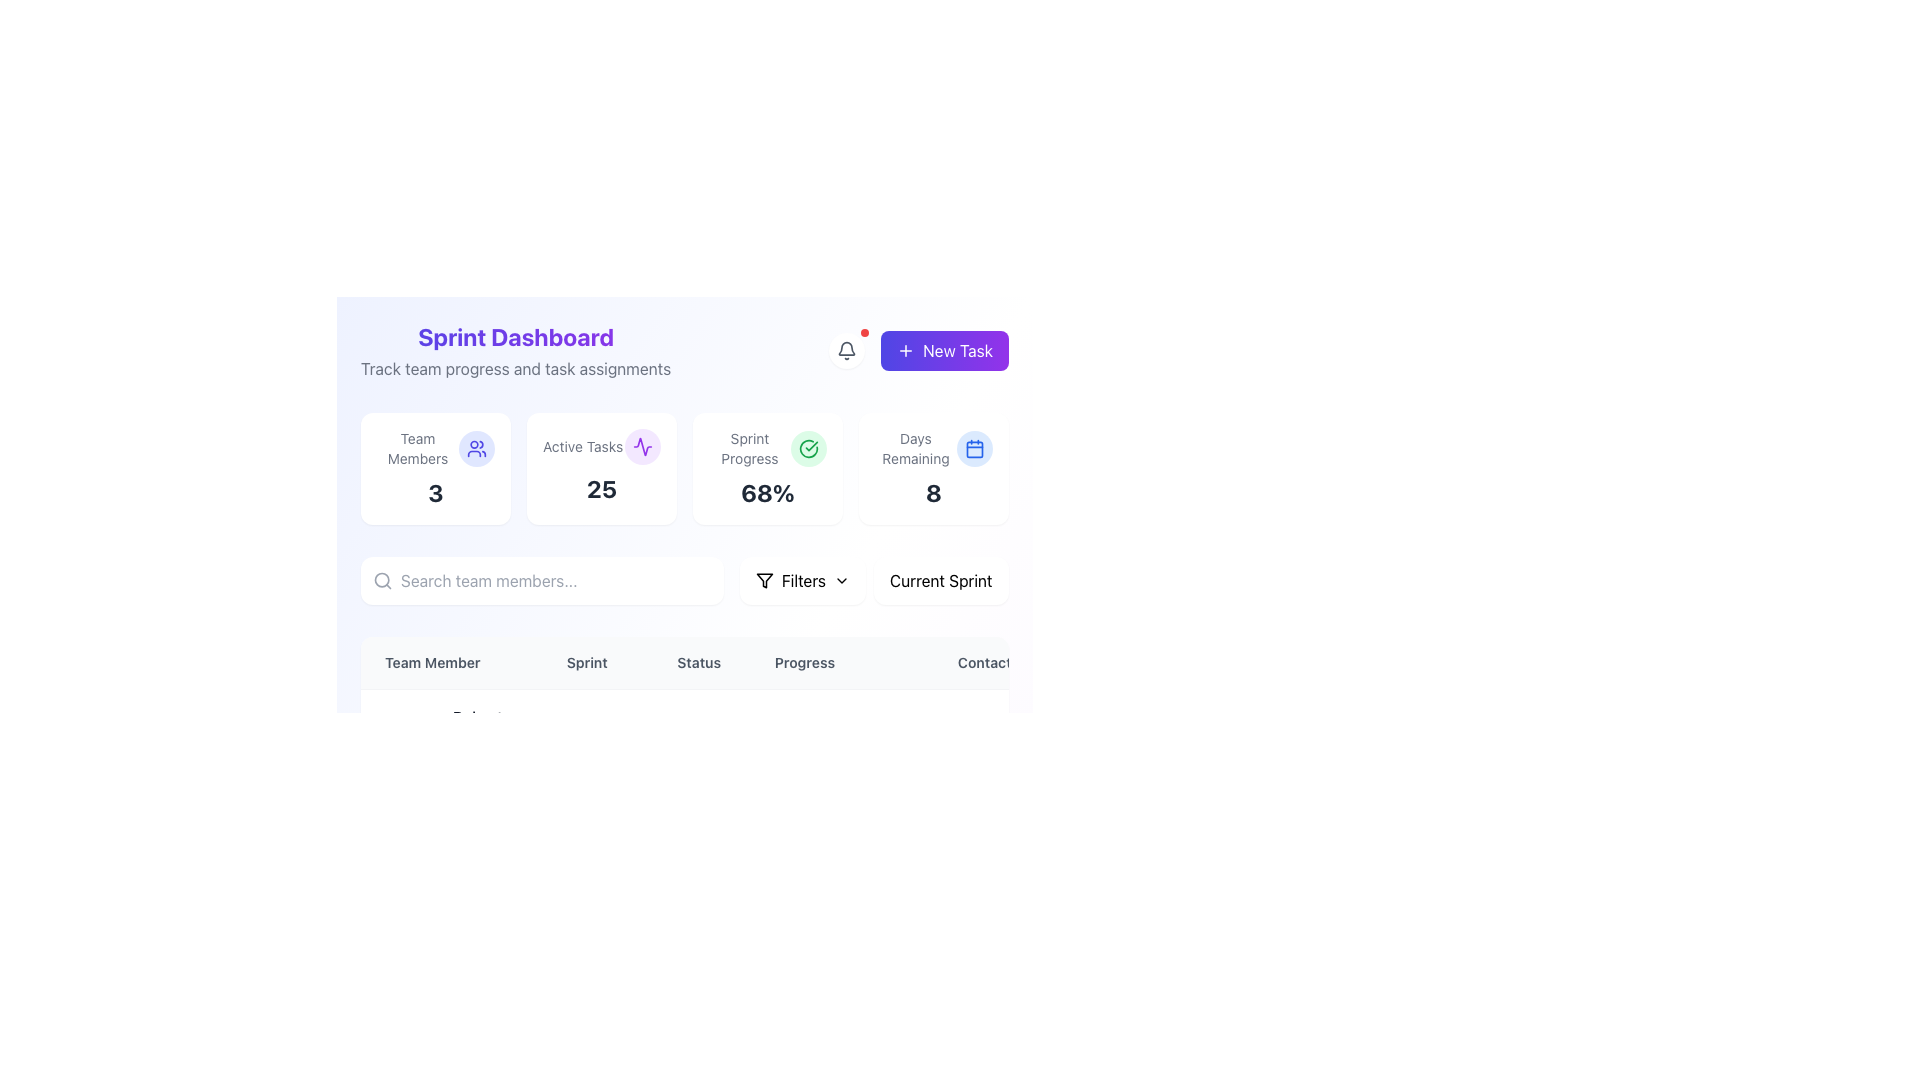 The width and height of the screenshot is (1920, 1080). What do you see at coordinates (600, 489) in the screenshot?
I see `the large and bold number '25' styled in dark gray color, located beneath the 'Active Tasks' label within a card in the second column` at bounding box center [600, 489].